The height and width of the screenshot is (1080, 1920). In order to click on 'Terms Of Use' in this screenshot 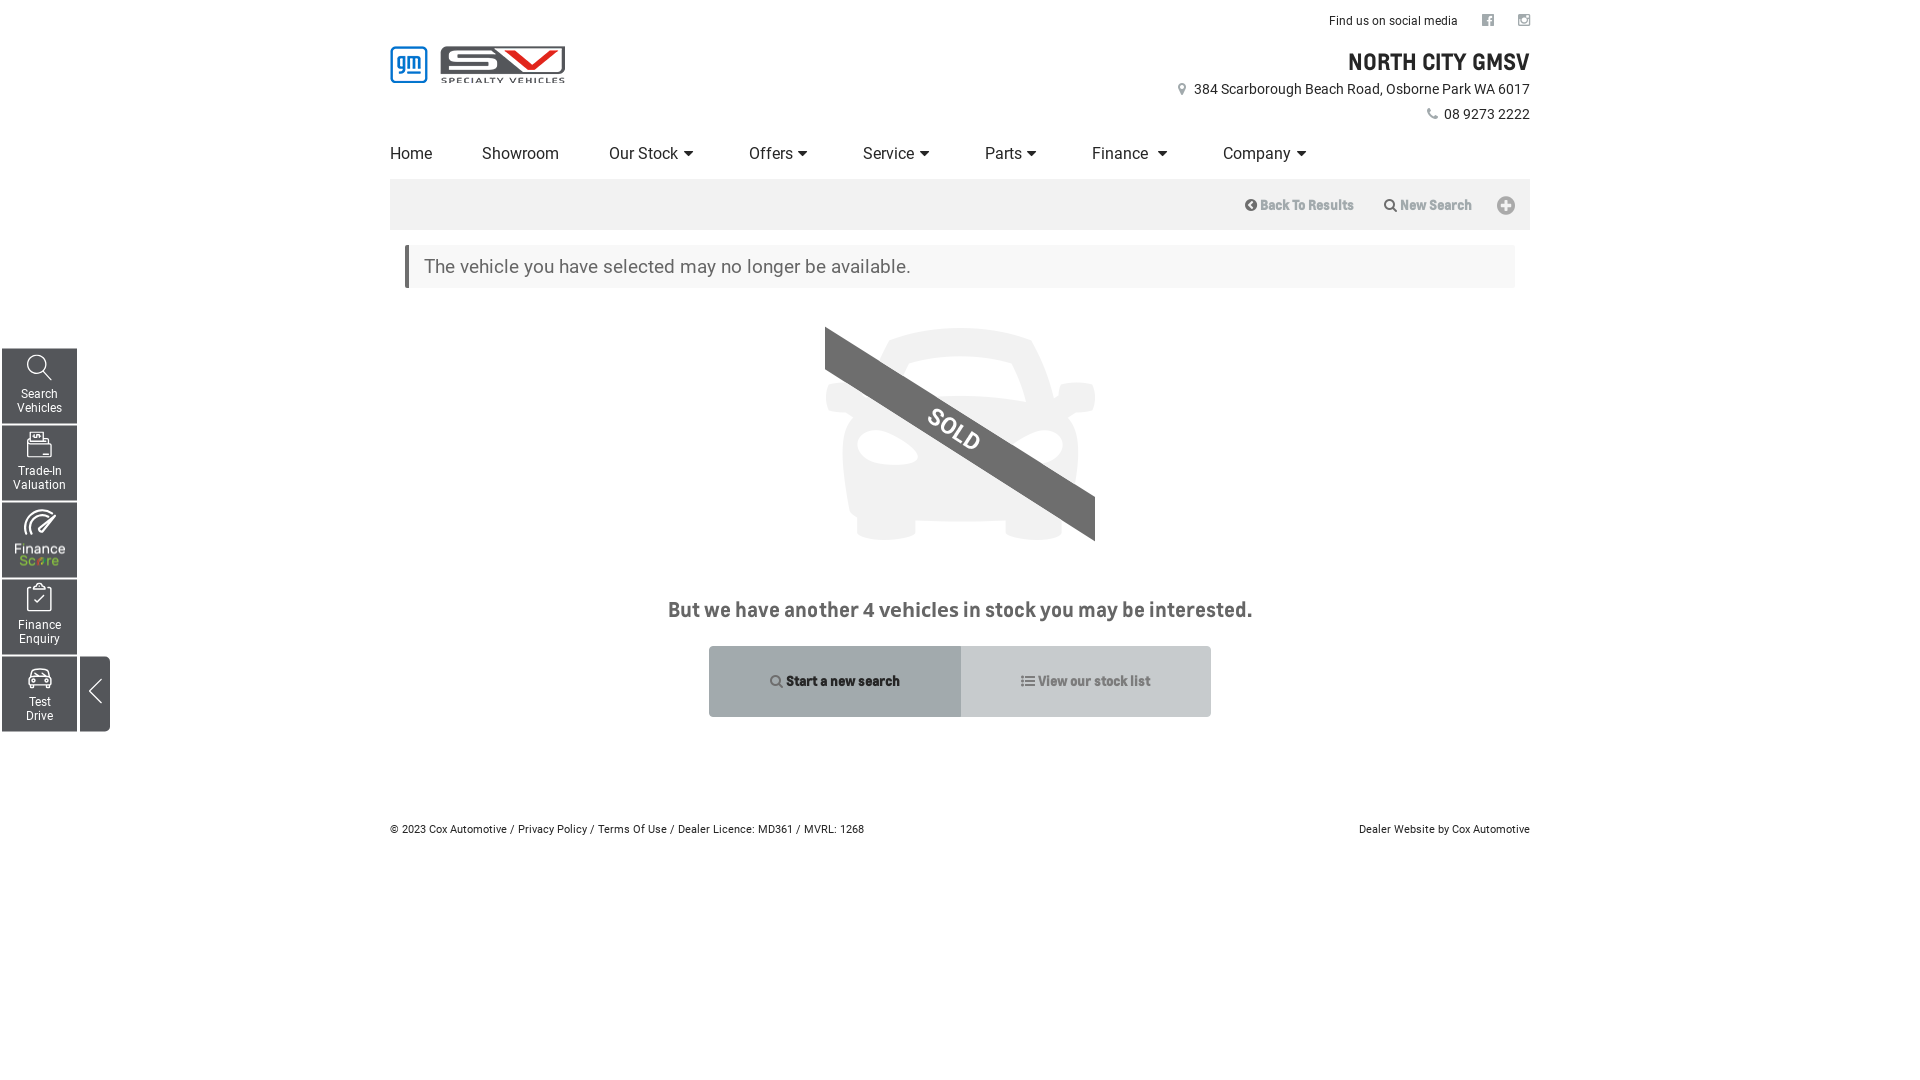, I will do `click(597, 829)`.